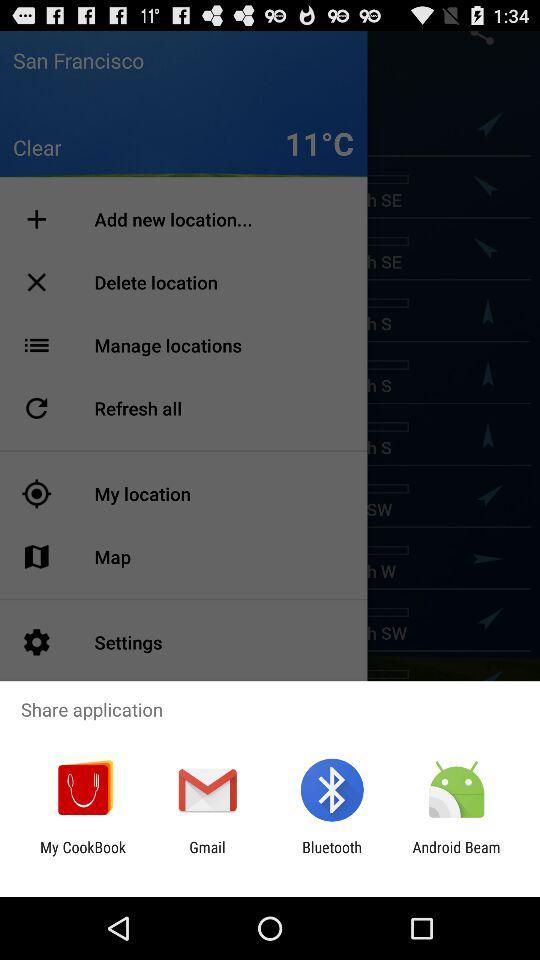 This screenshot has height=960, width=540. What do you see at coordinates (206, 855) in the screenshot?
I see `icon to the left of bluetooth icon` at bounding box center [206, 855].